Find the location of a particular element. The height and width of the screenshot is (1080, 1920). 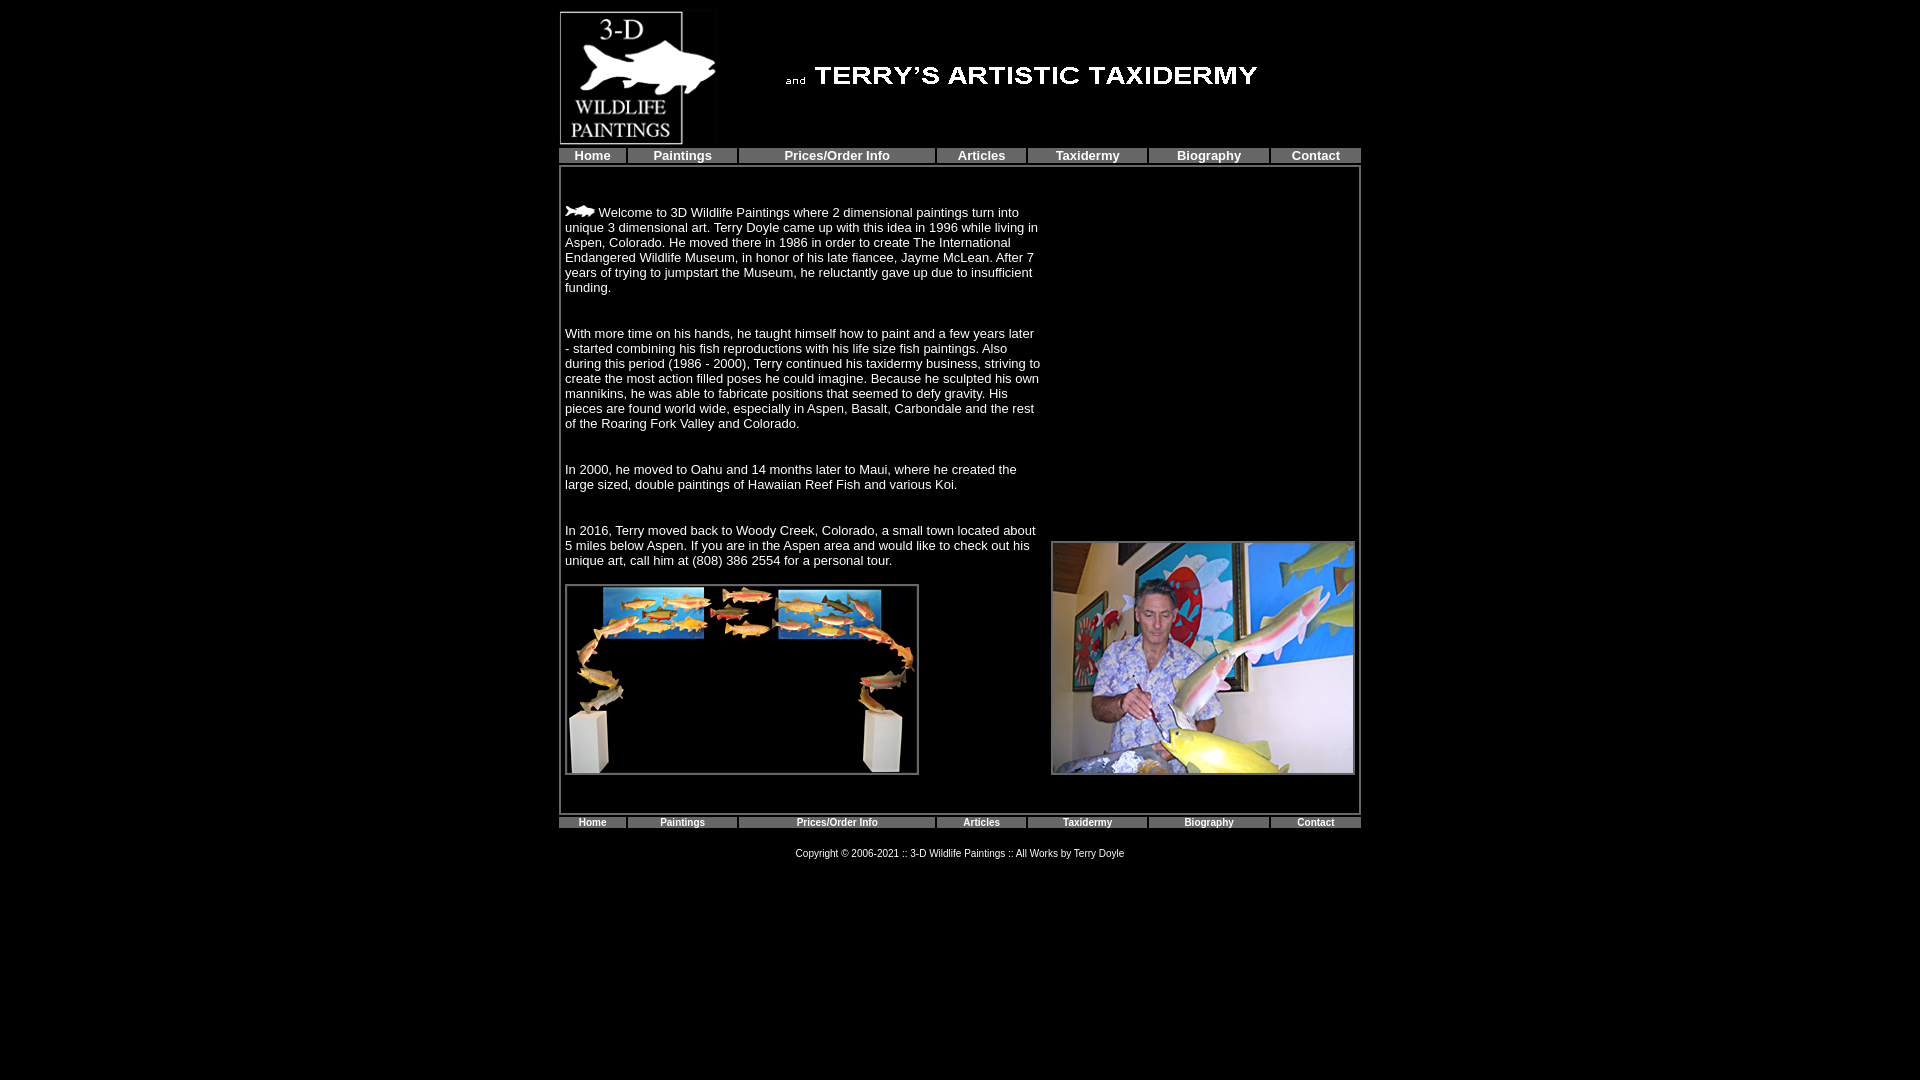

'Articles' is located at coordinates (981, 822).